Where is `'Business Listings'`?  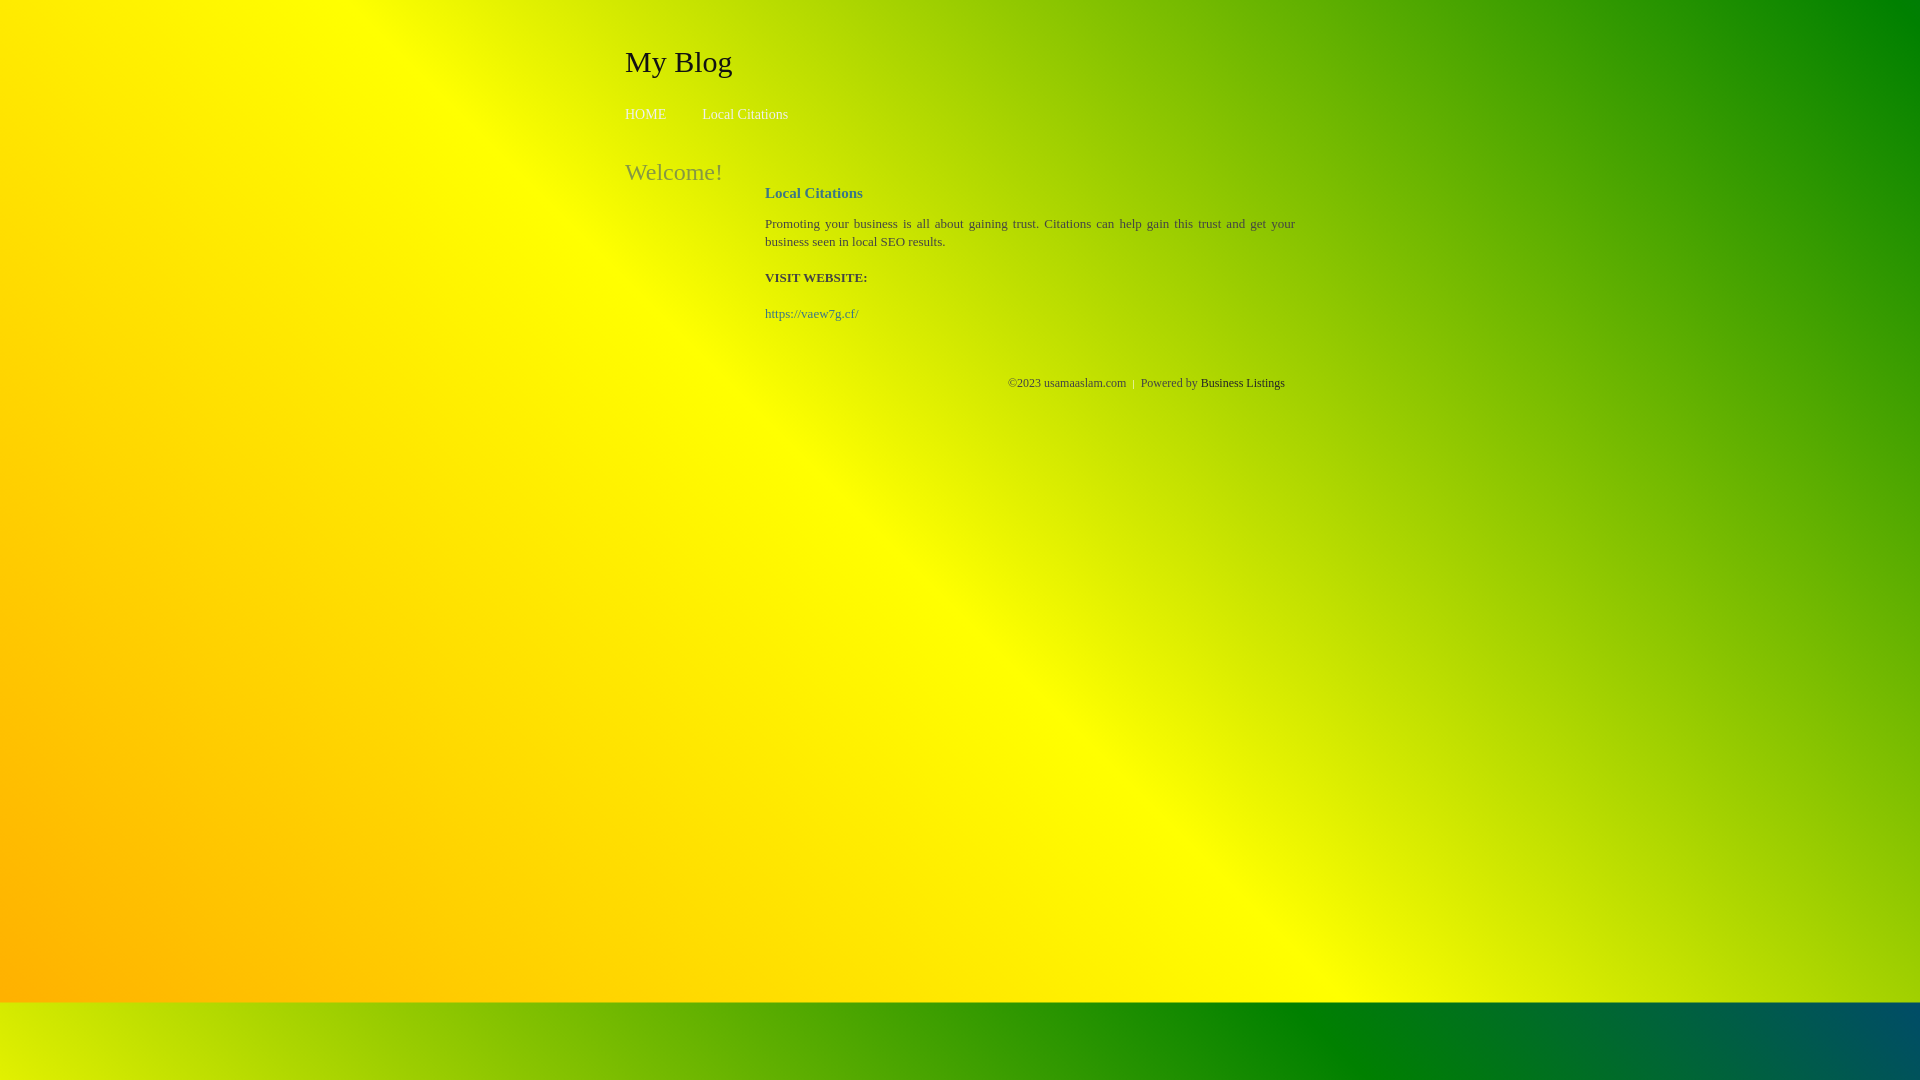 'Business Listings' is located at coordinates (1200, 382).